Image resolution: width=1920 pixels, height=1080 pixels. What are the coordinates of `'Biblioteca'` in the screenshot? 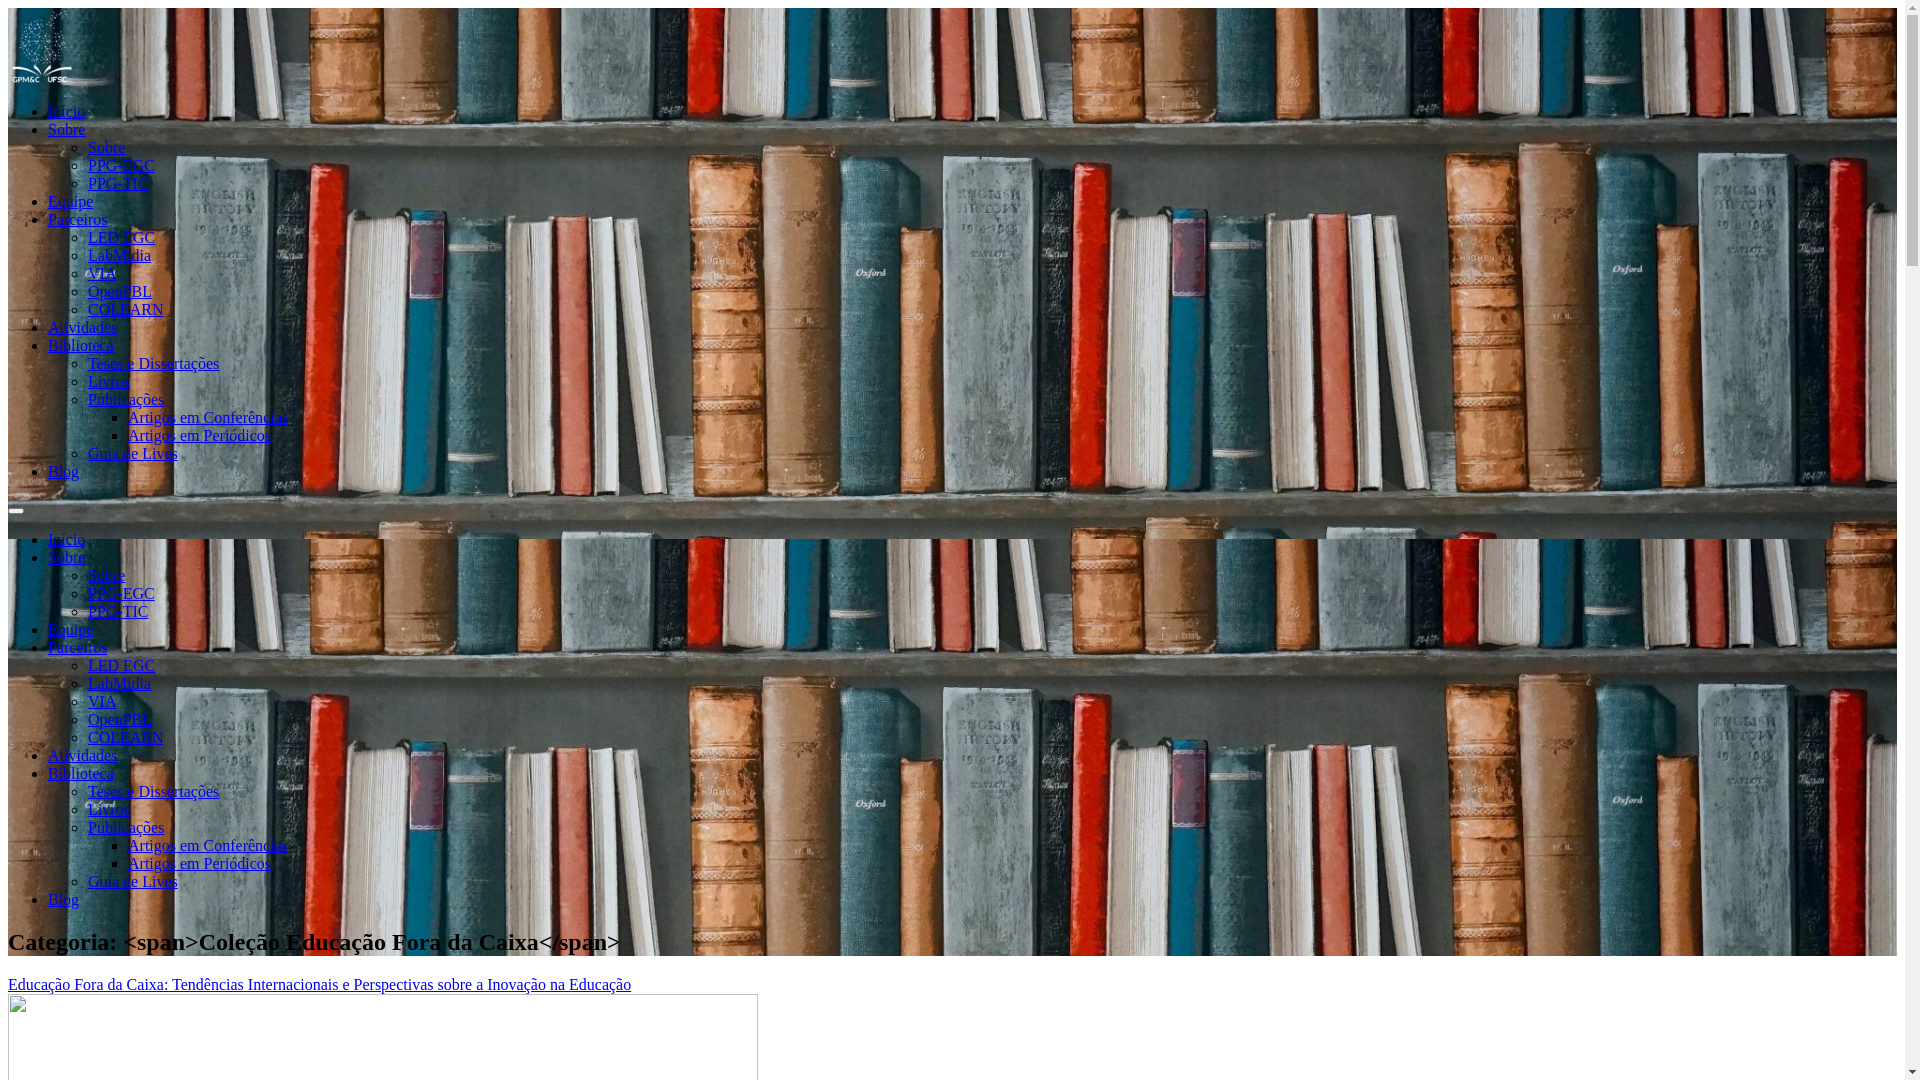 It's located at (80, 344).